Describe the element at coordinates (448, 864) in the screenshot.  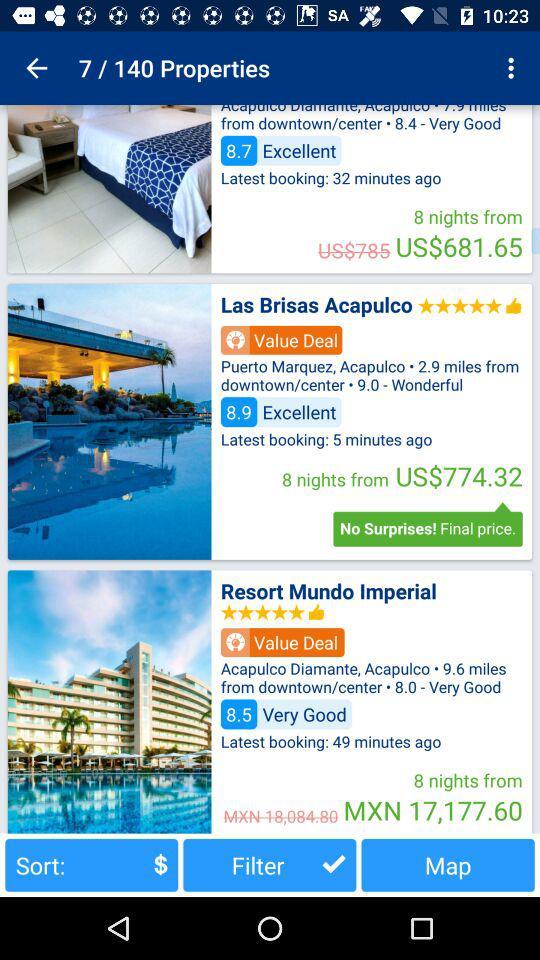
I see `the button to the right of filter` at that location.